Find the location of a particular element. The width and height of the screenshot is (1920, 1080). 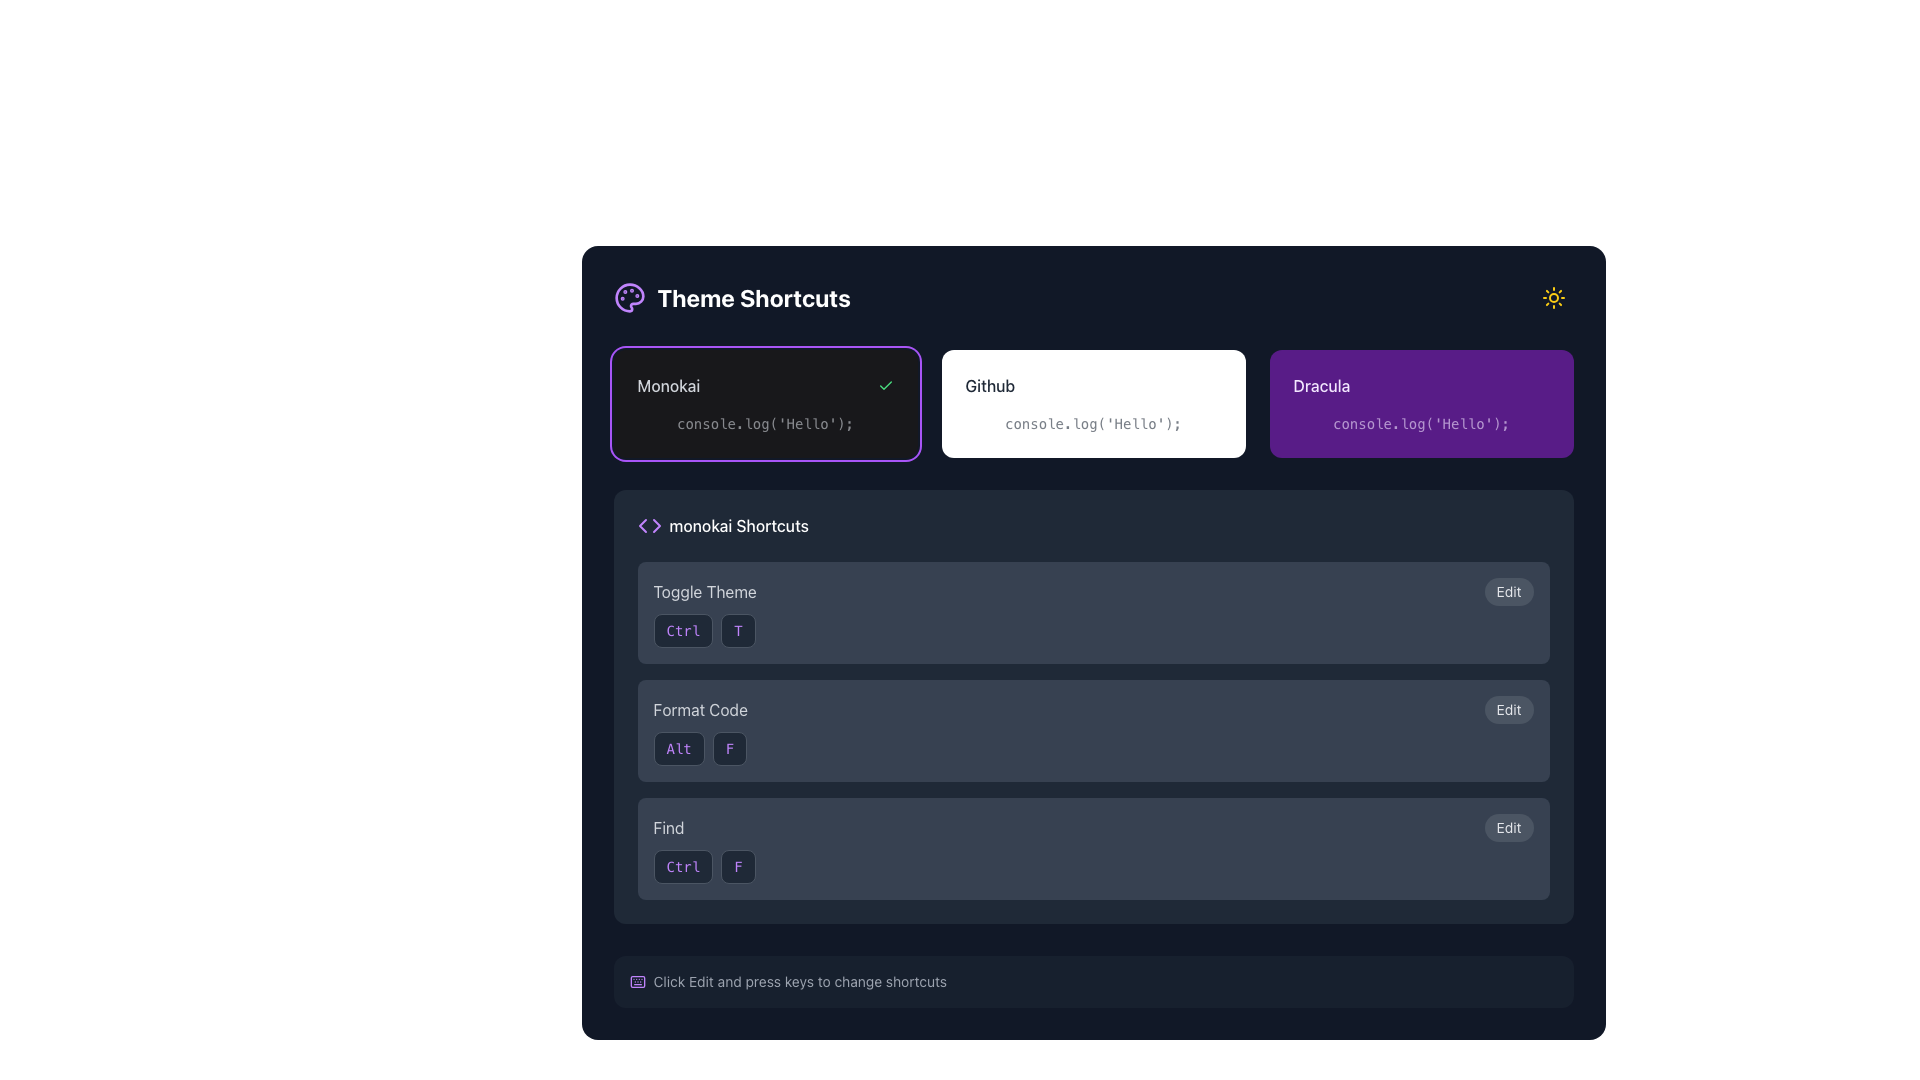

the purple SVG icon resembling code brackets '<>' located in front of the text 'monokai Shortcuts' is located at coordinates (649, 524).